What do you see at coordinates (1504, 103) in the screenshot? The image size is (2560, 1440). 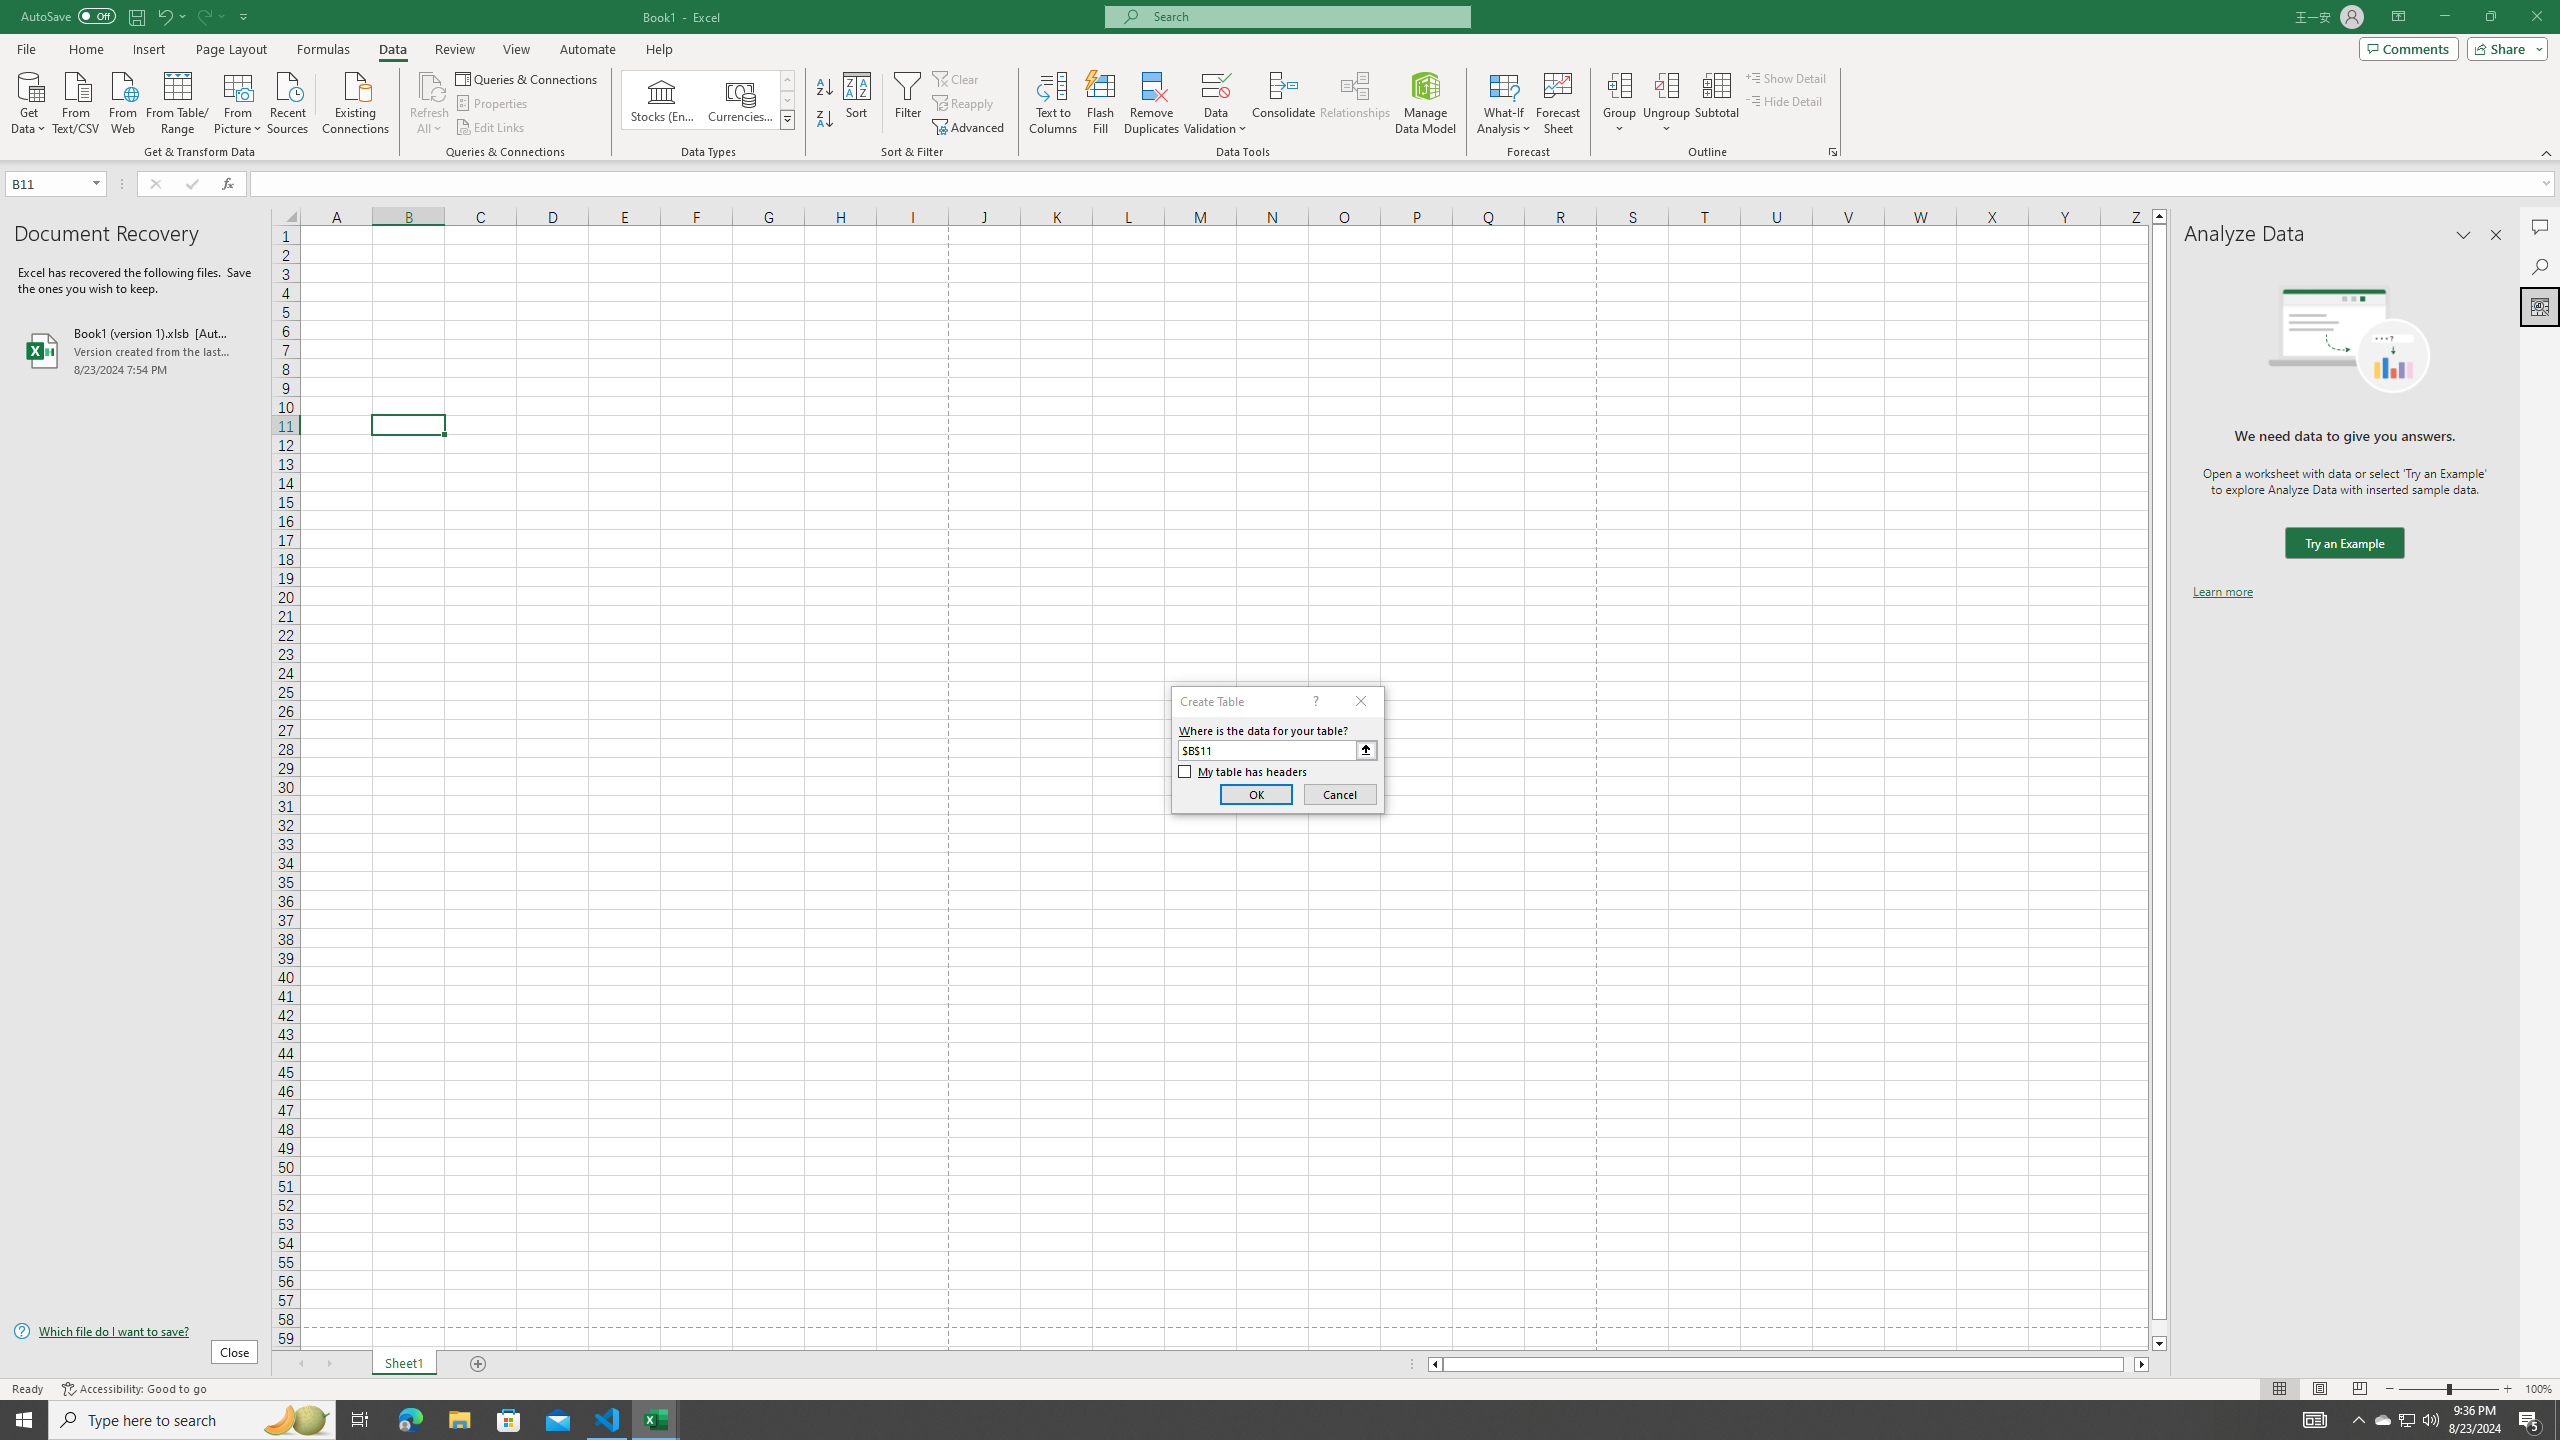 I see `'What-If Analysis'` at bounding box center [1504, 103].